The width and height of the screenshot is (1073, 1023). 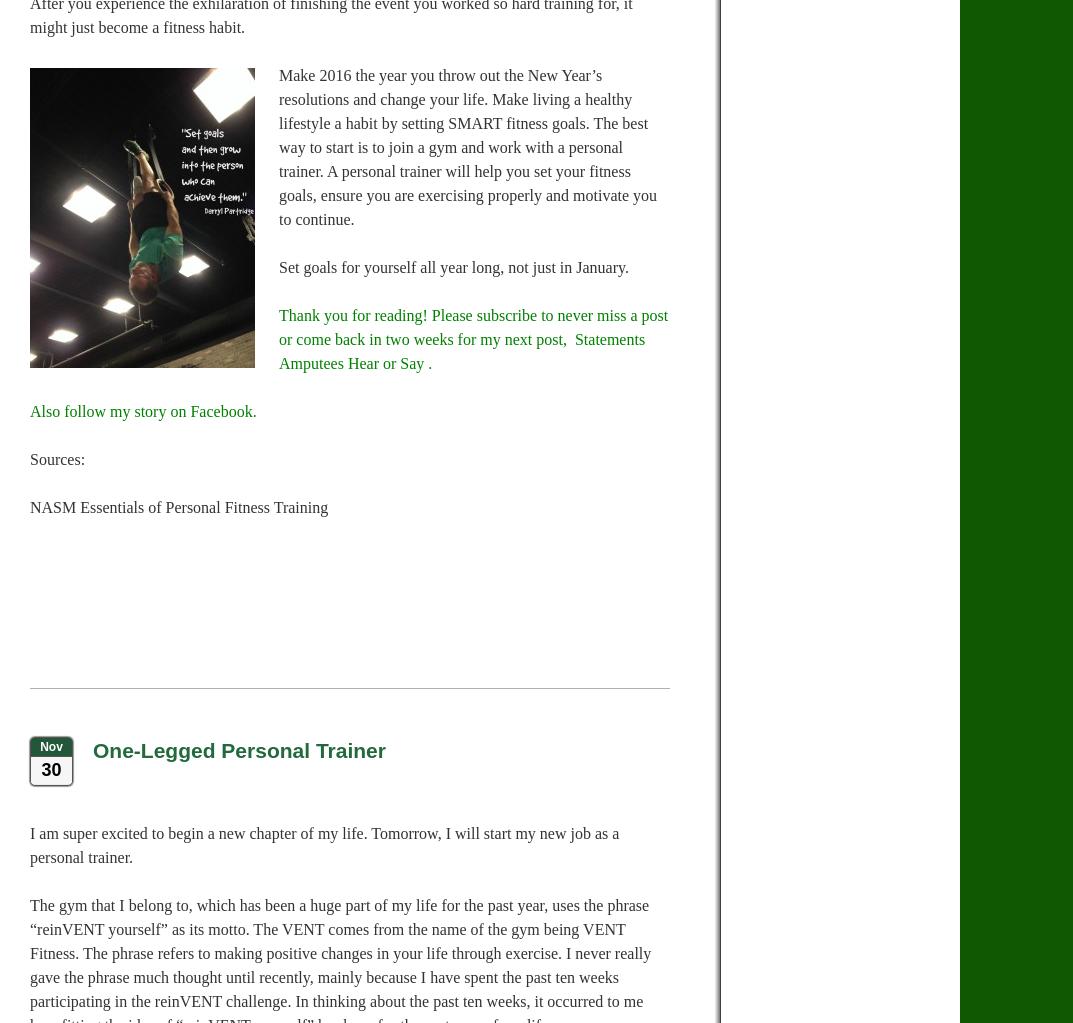 What do you see at coordinates (39, 769) in the screenshot?
I see `'30'` at bounding box center [39, 769].